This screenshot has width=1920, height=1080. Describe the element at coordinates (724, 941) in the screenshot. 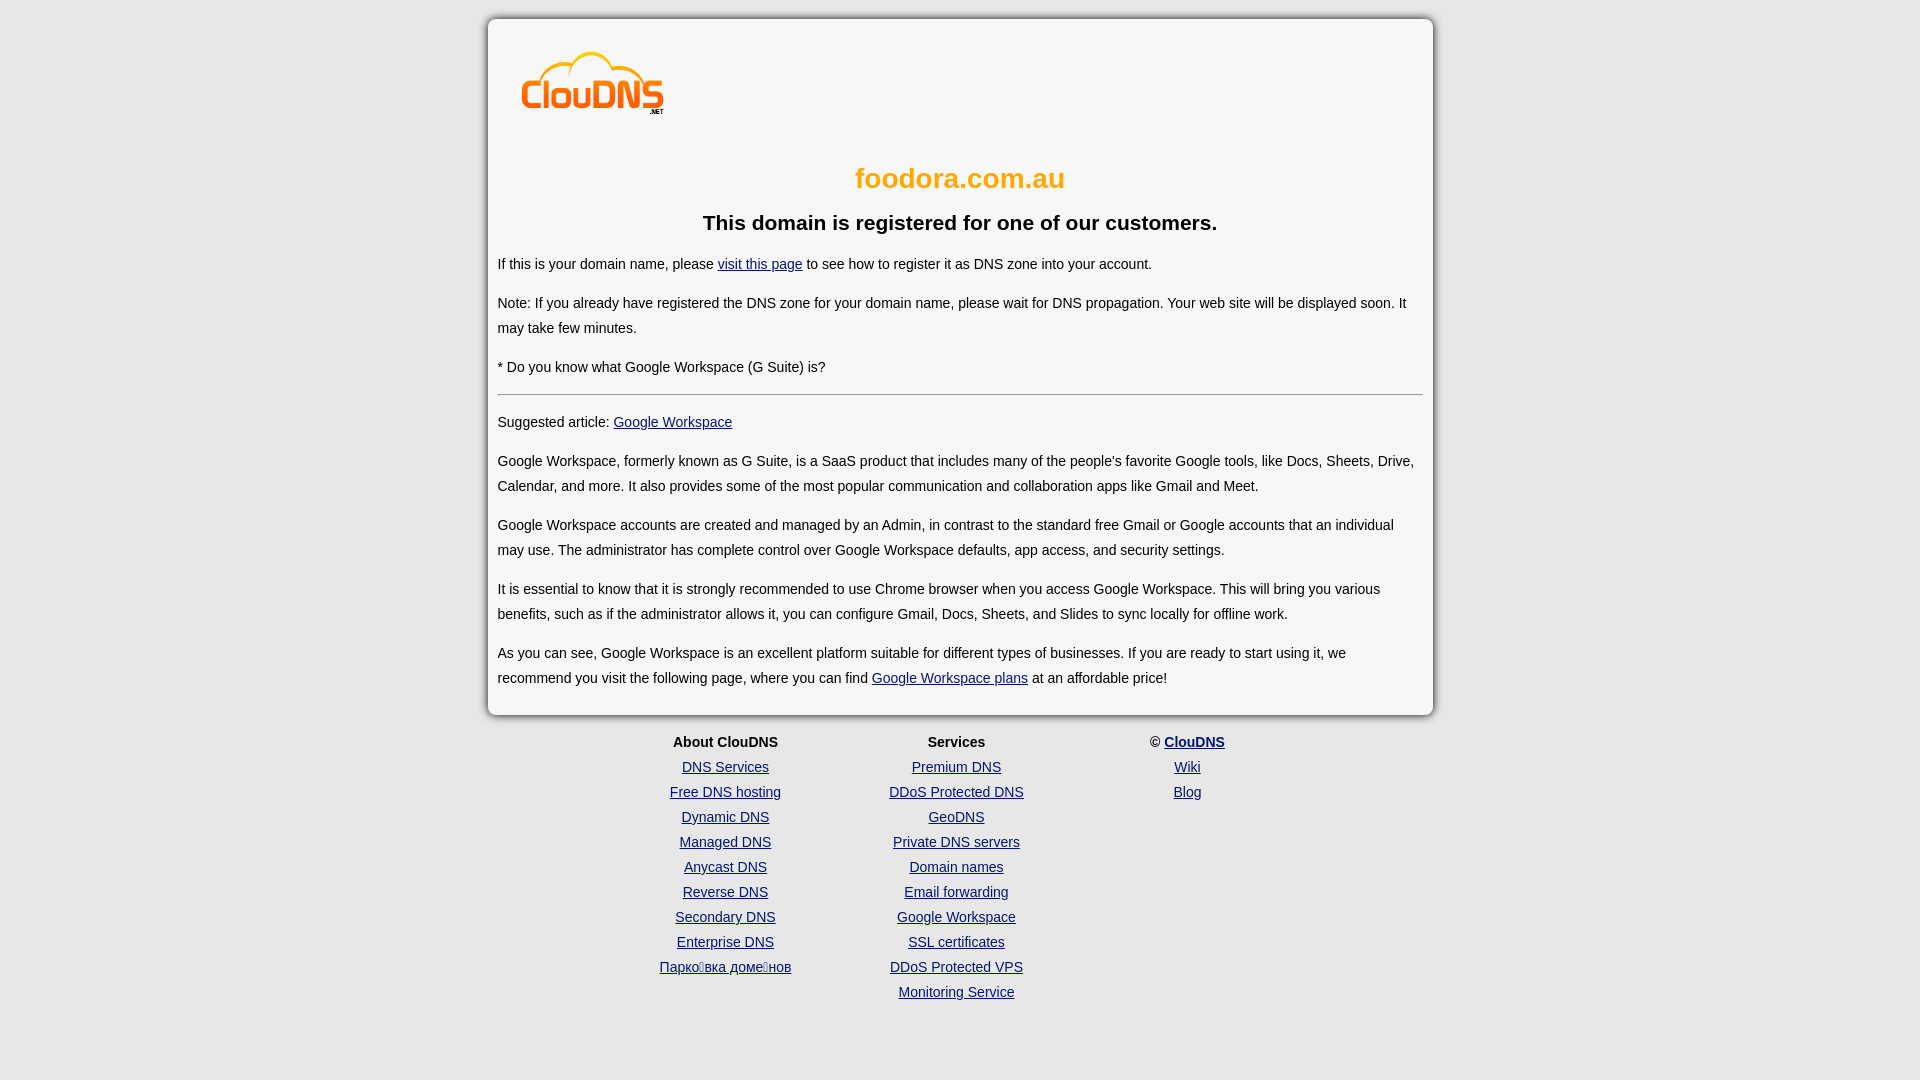

I see `'Enterprise DNS'` at that location.